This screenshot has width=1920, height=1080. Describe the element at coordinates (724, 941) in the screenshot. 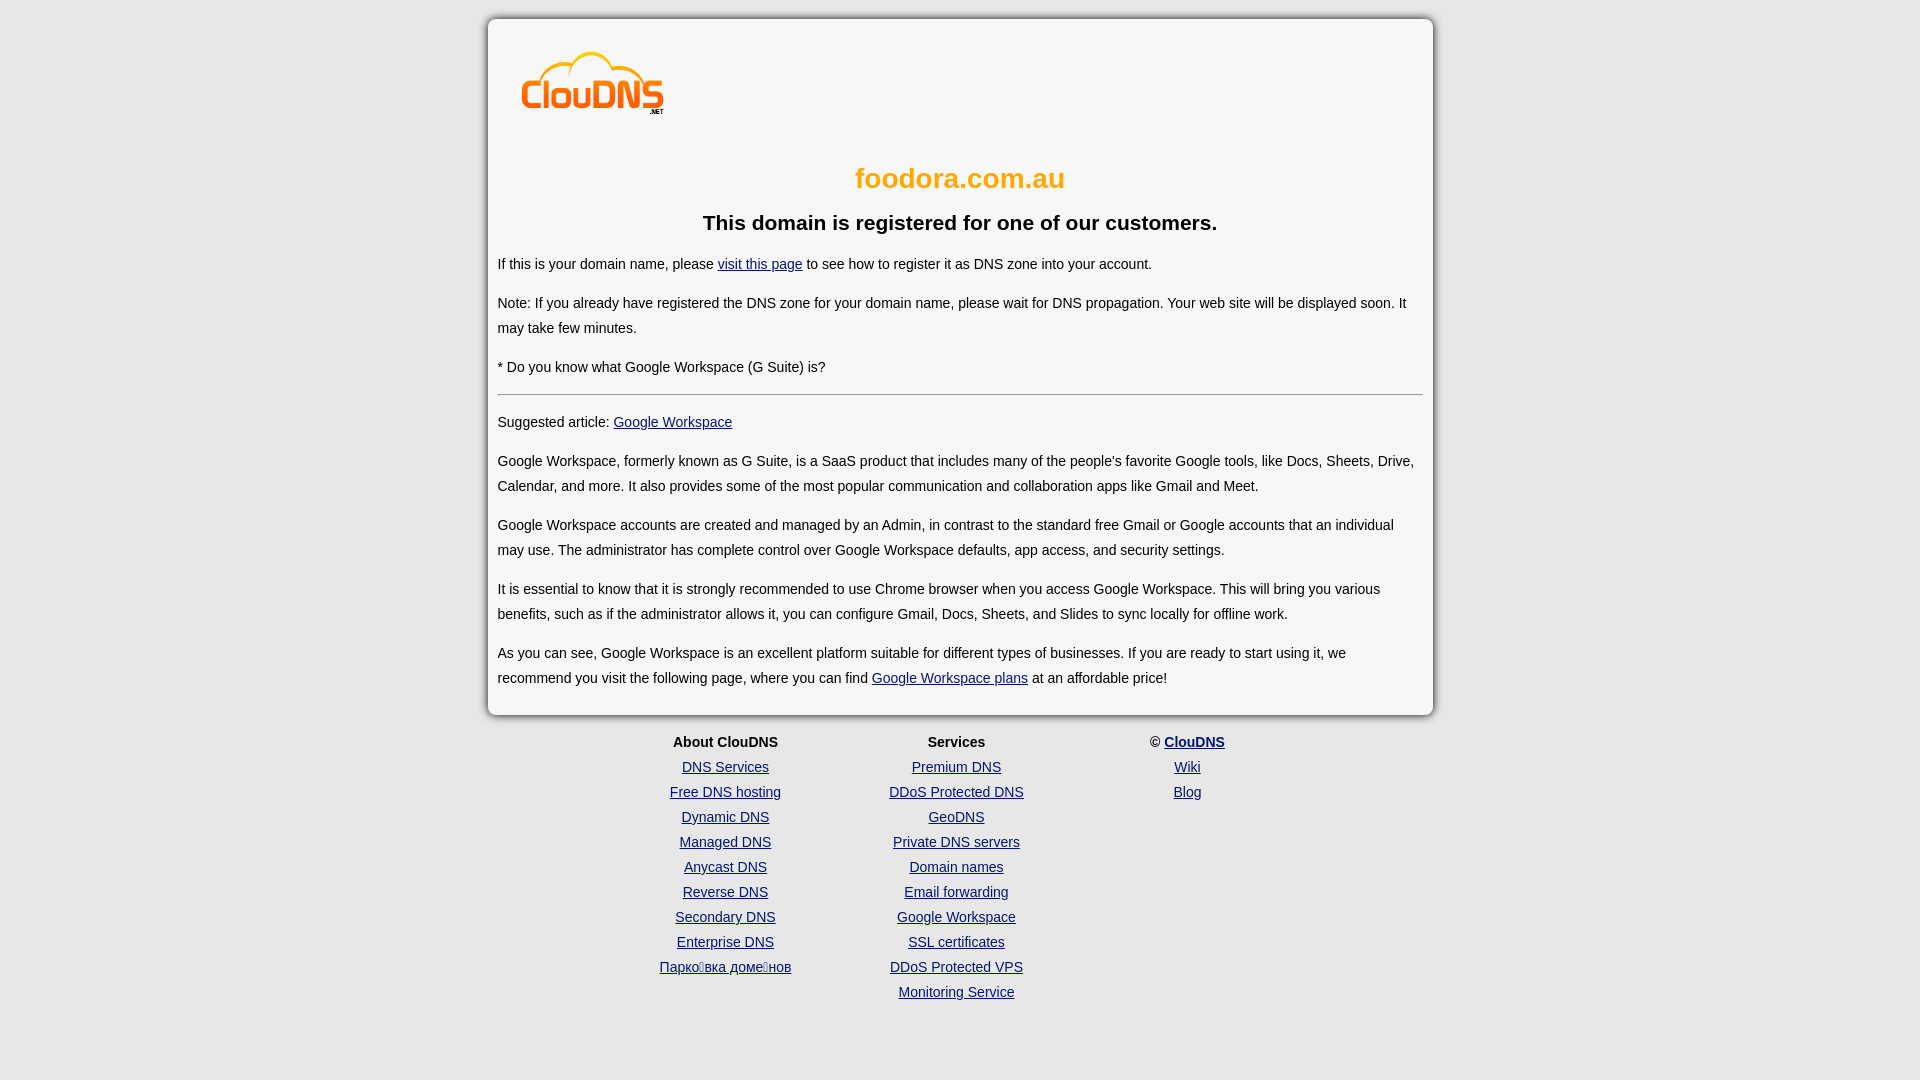

I see `'Enterprise DNS'` at that location.